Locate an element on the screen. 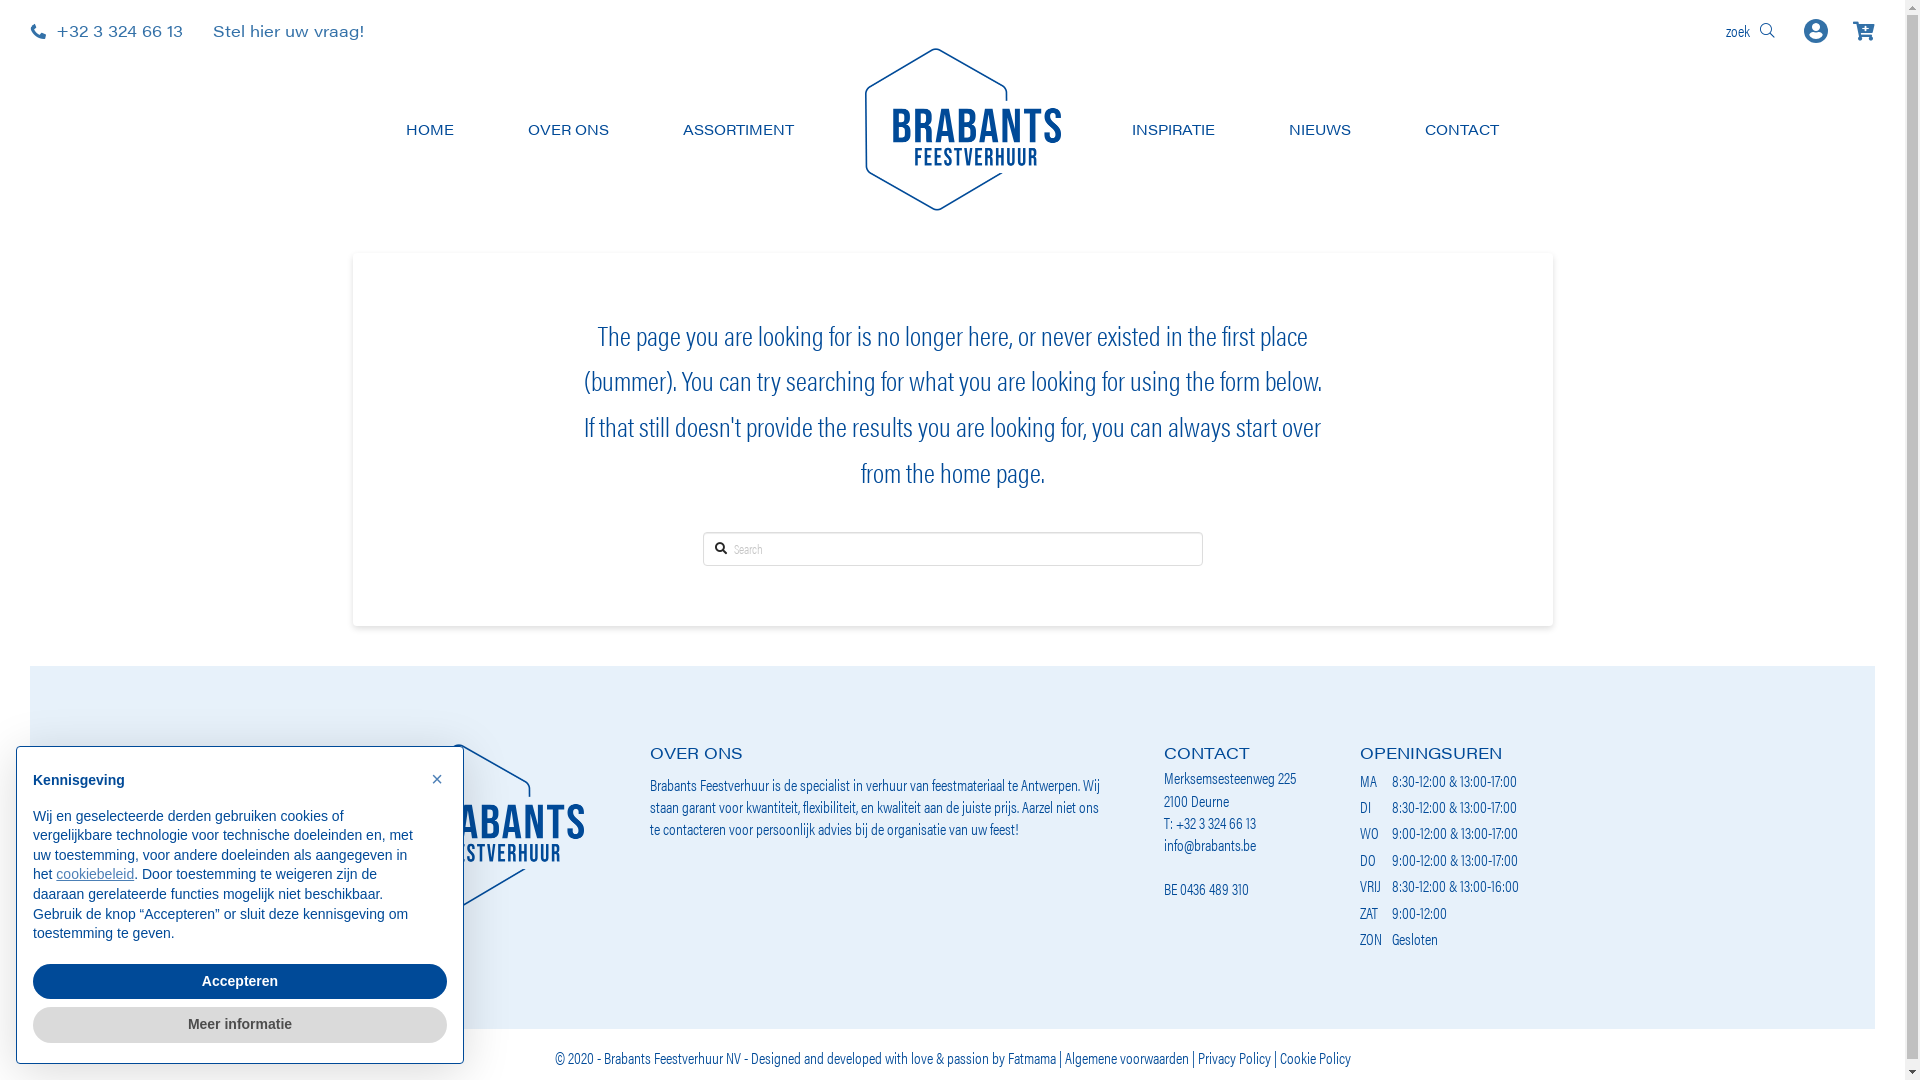 This screenshot has height=1080, width=1920. 'Meer informatie' is located at coordinates (240, 1025).